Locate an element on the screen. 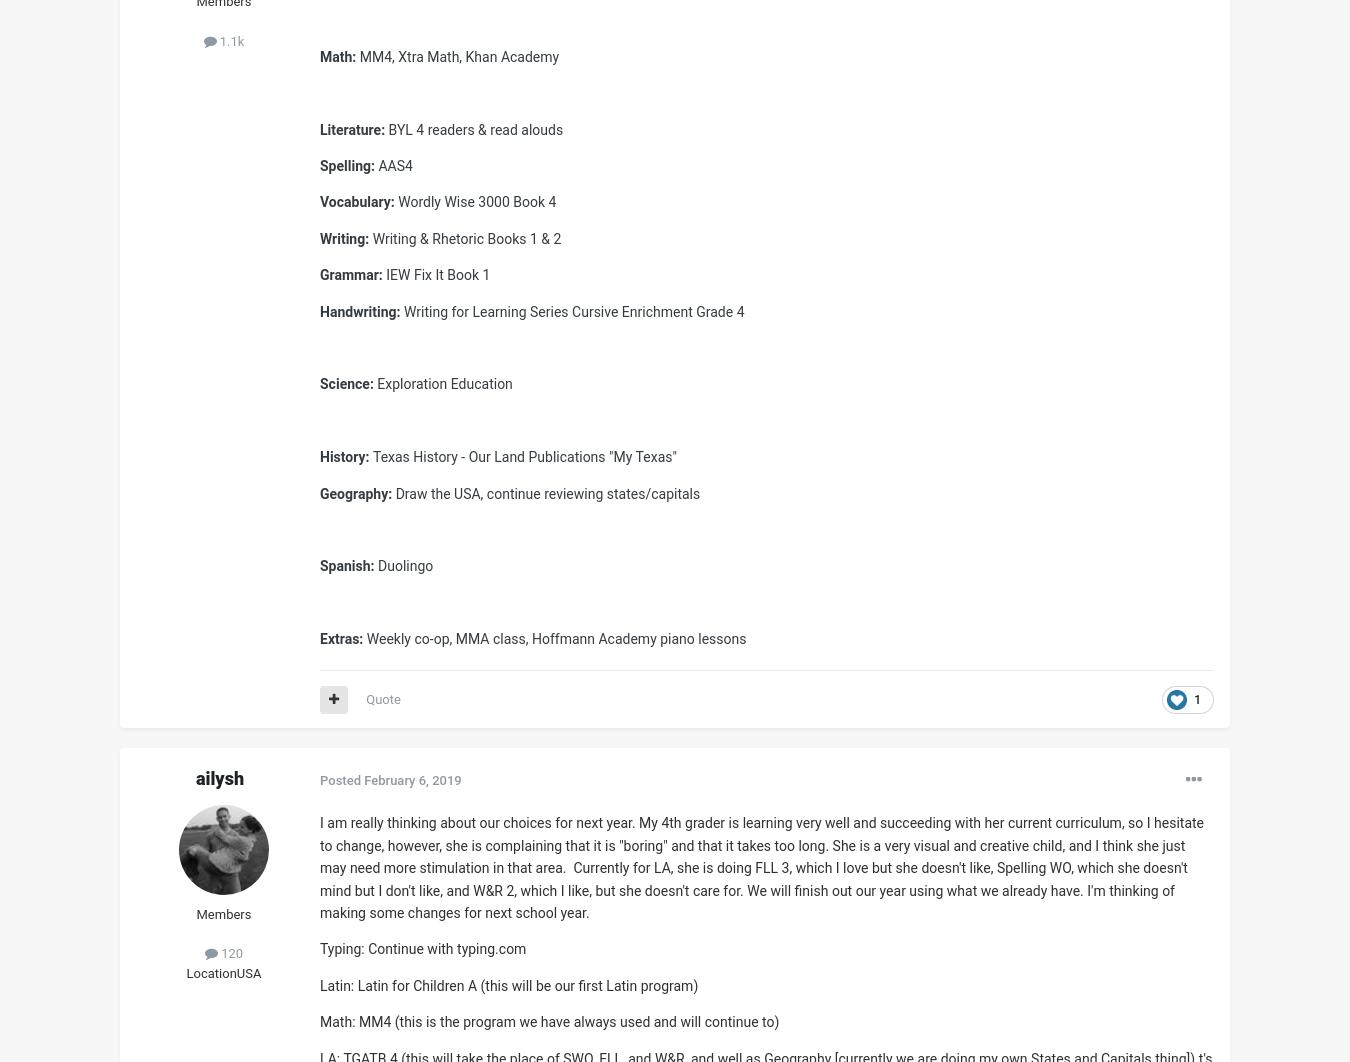 The image size is (1350, 1062). 'Typing: Continue with typing.com' is located at coordinates (422, 948).